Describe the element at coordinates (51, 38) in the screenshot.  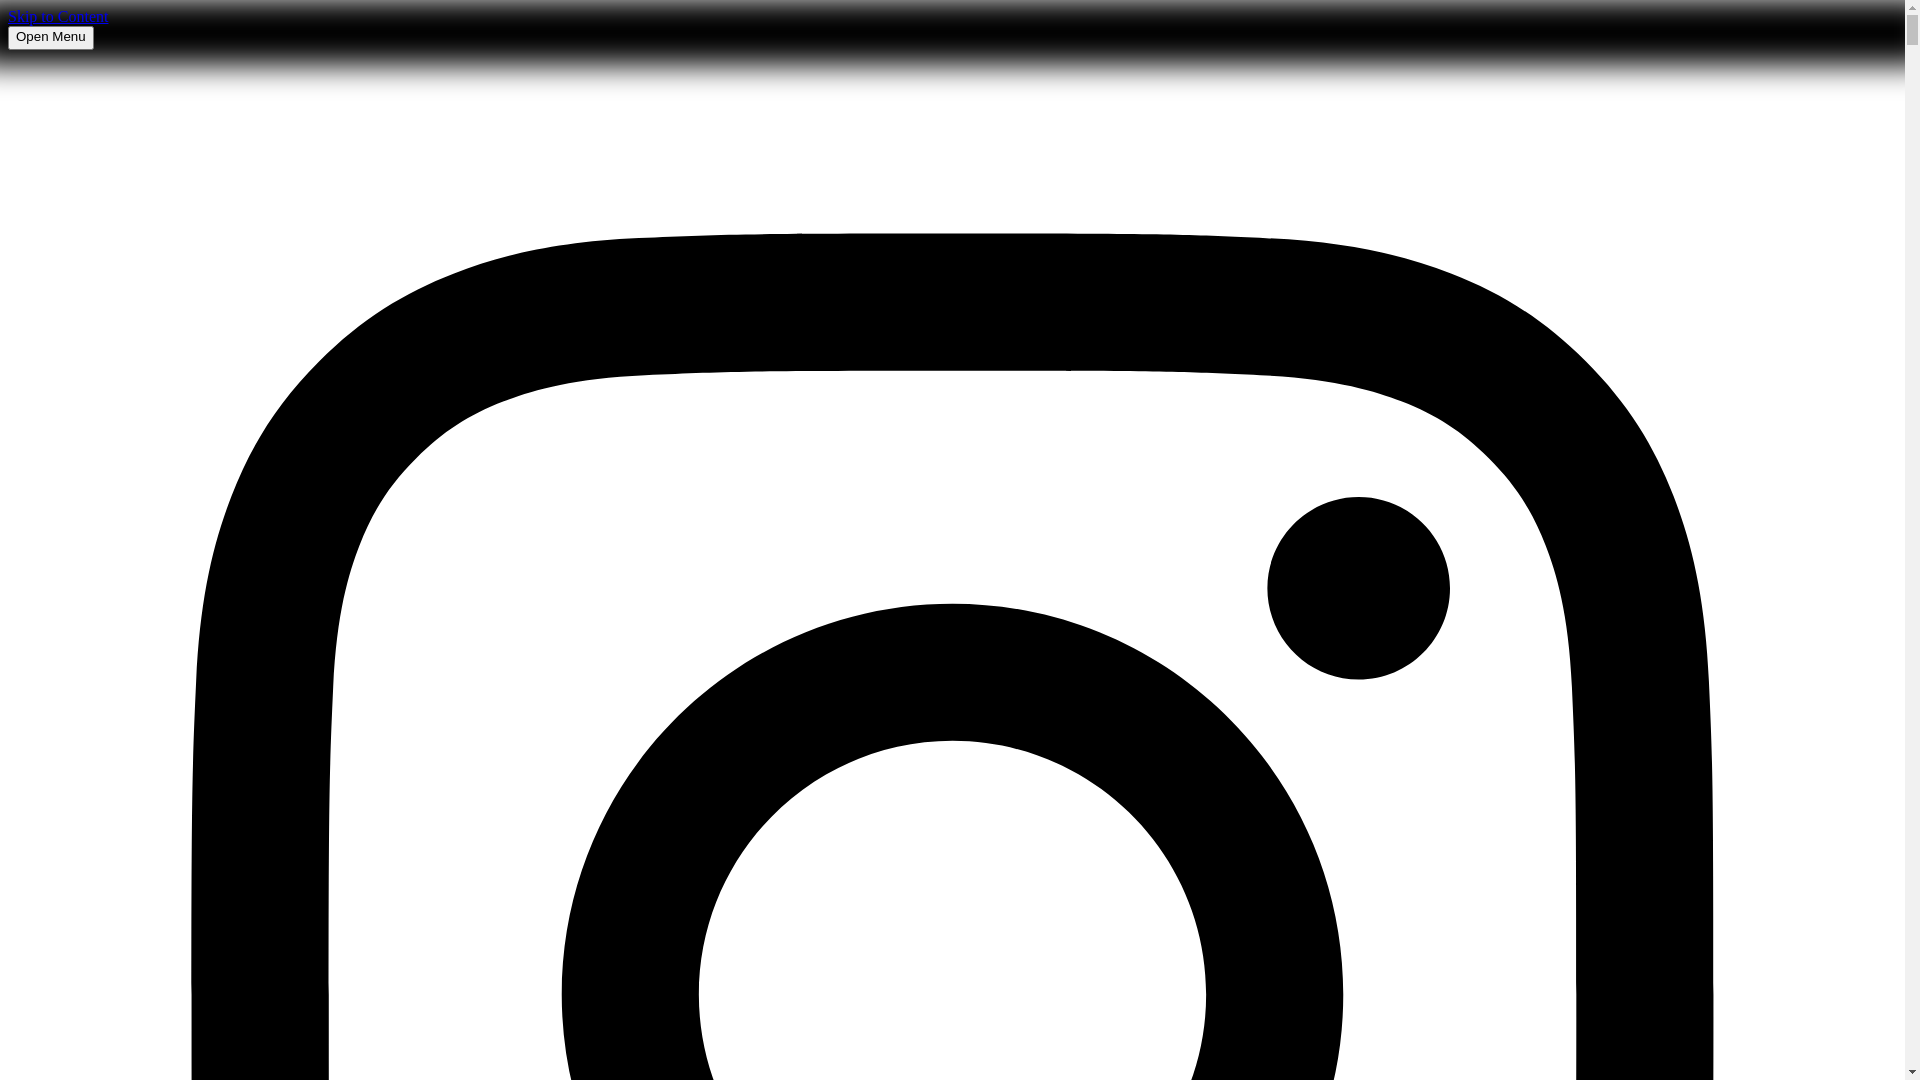
I see `'Open Menu'` at that location.